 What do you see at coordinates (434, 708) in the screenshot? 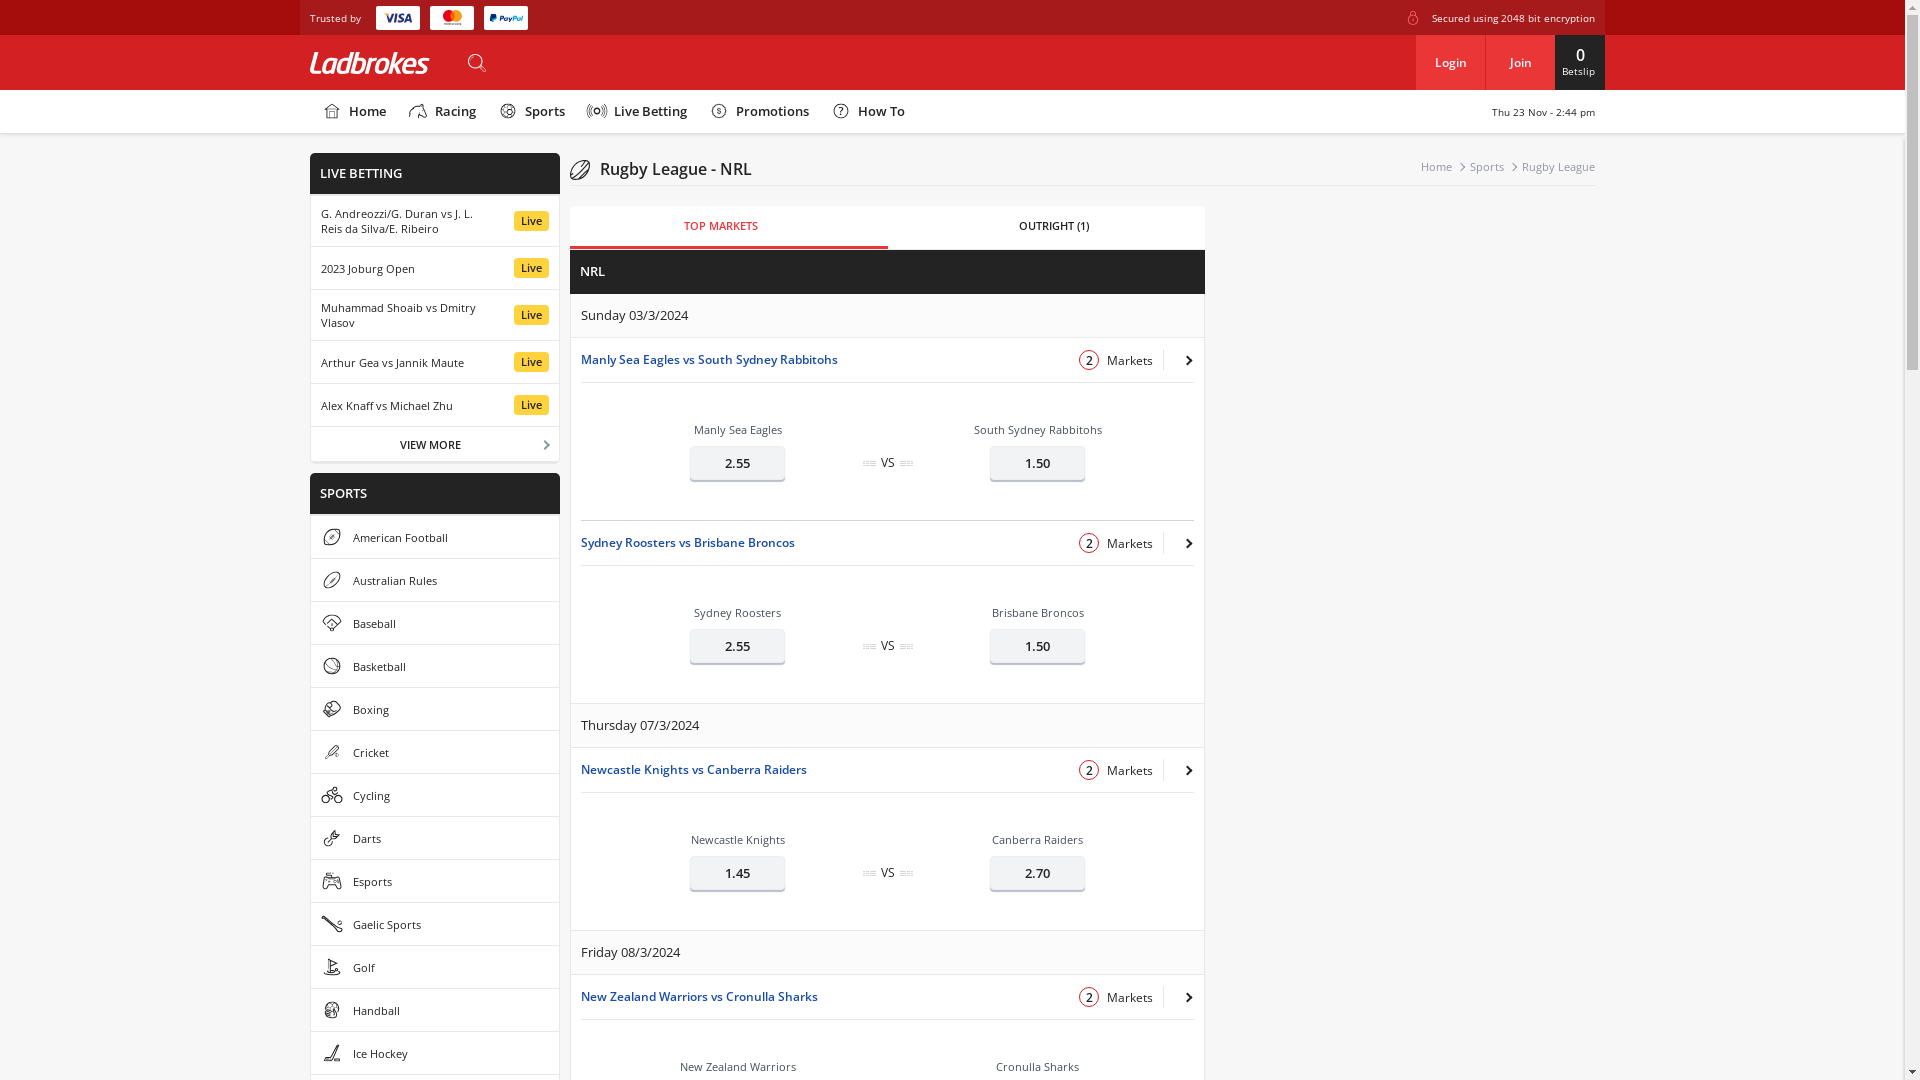
I see `'Boxing'` at bounding box center [434, 708].